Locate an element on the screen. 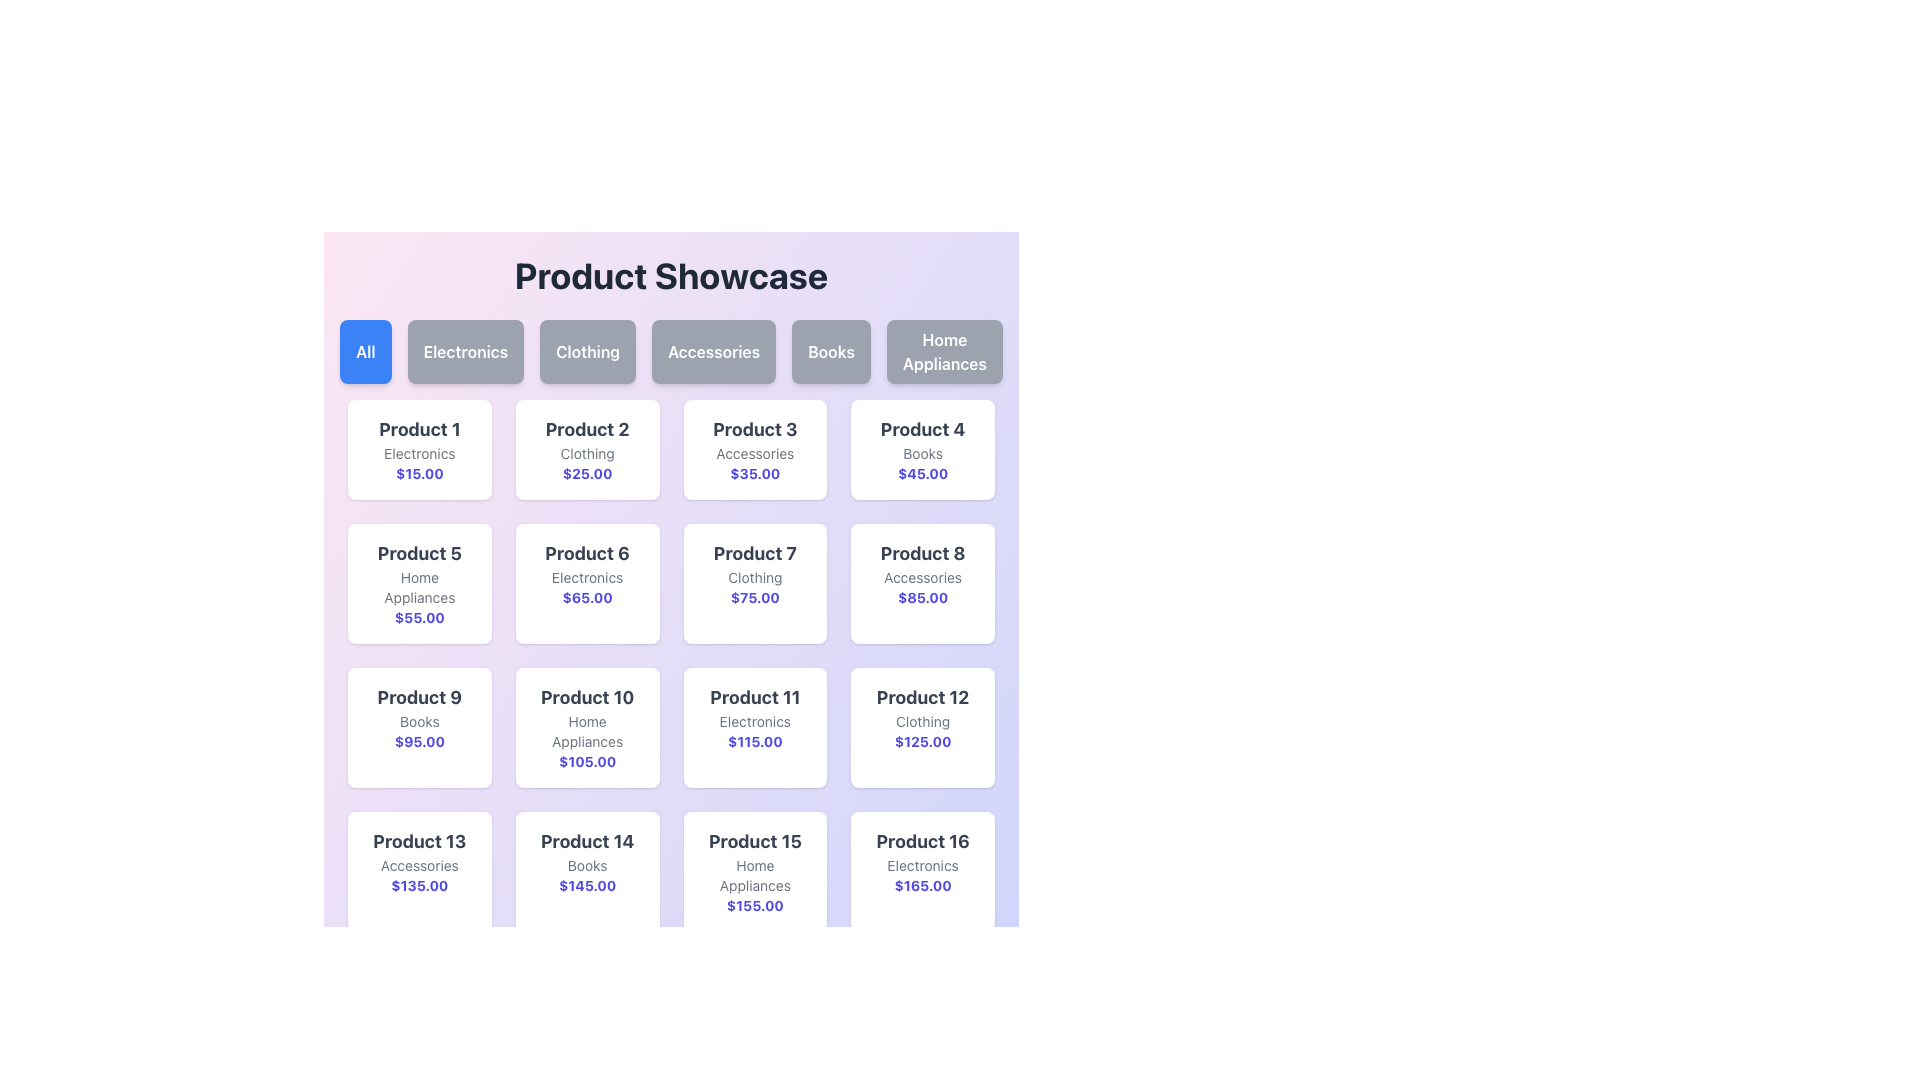 This screenshot has width=1920, height=1080. the text label displaying the category 'Books' for 'Product 4', located at the center bottom of the product card is located at coordinates (922, 454).